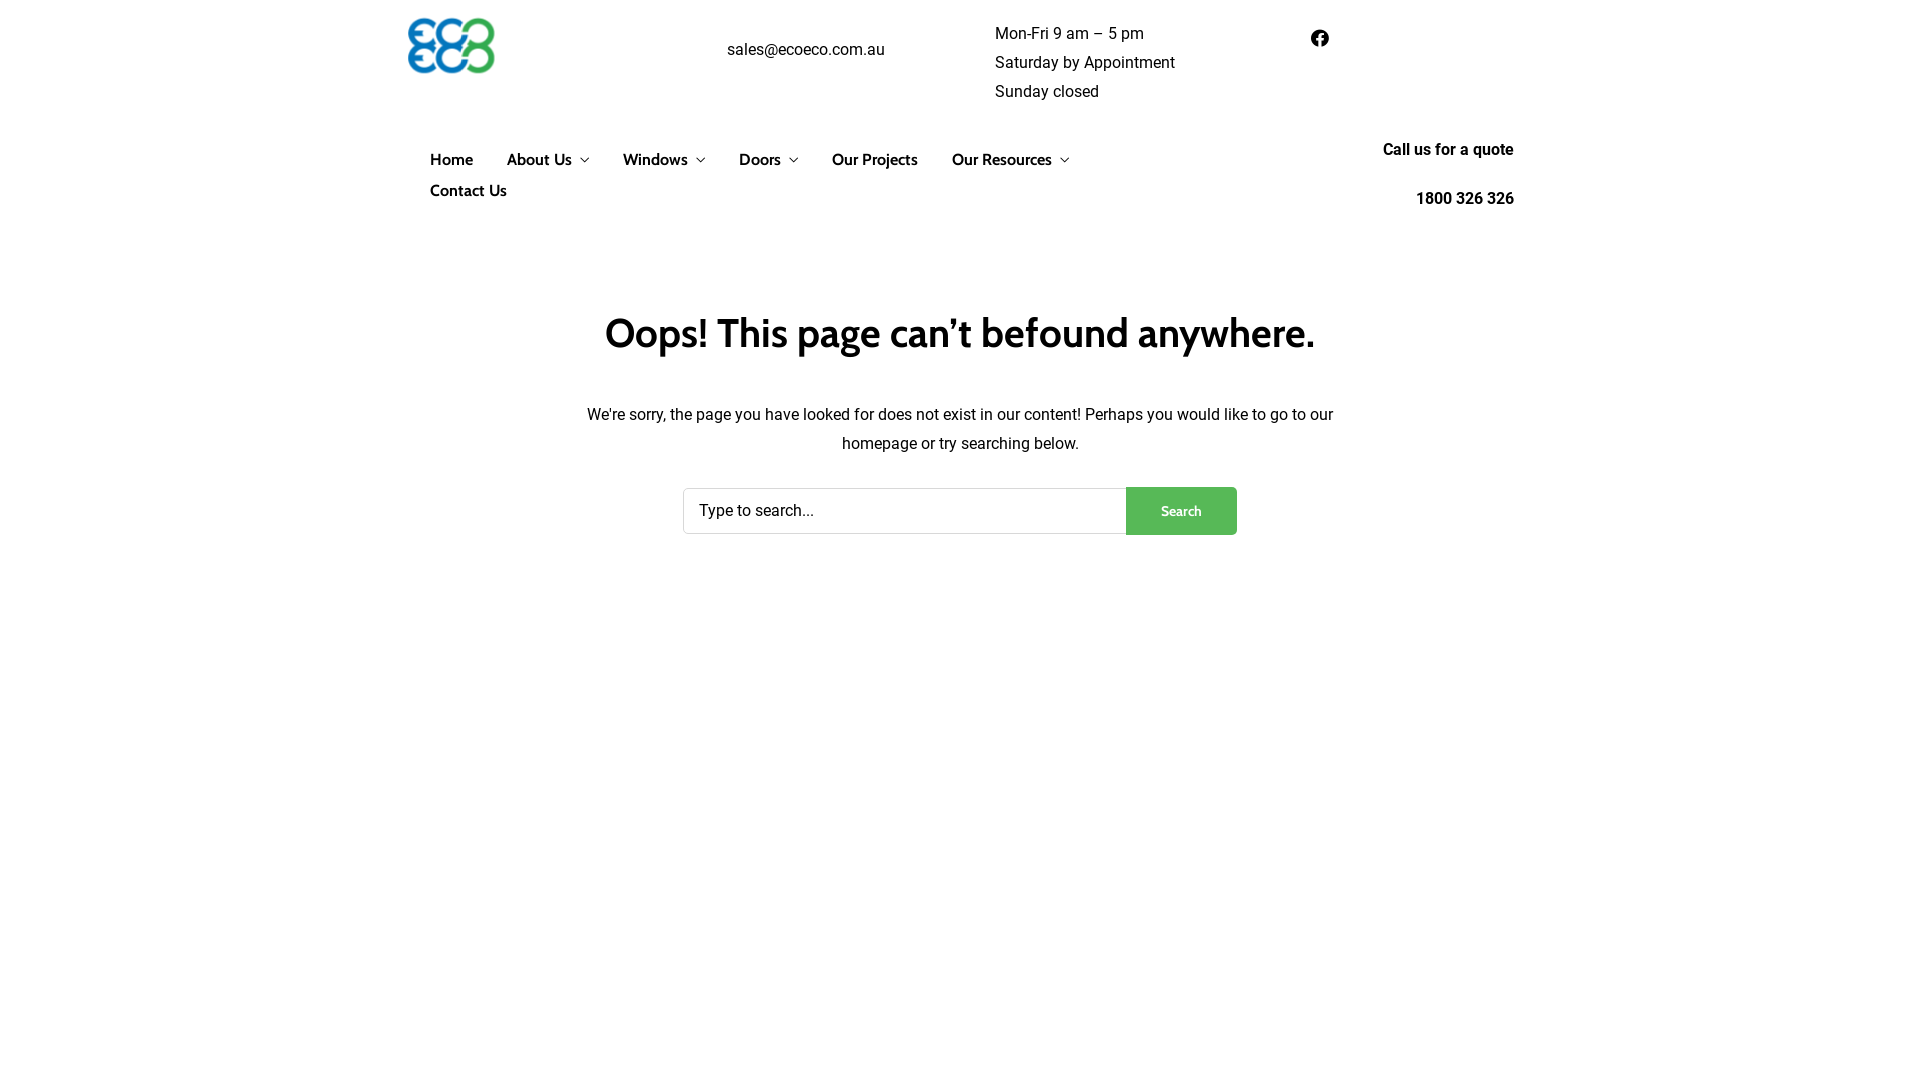  I want to click on 'Windows', so click(663, 160).